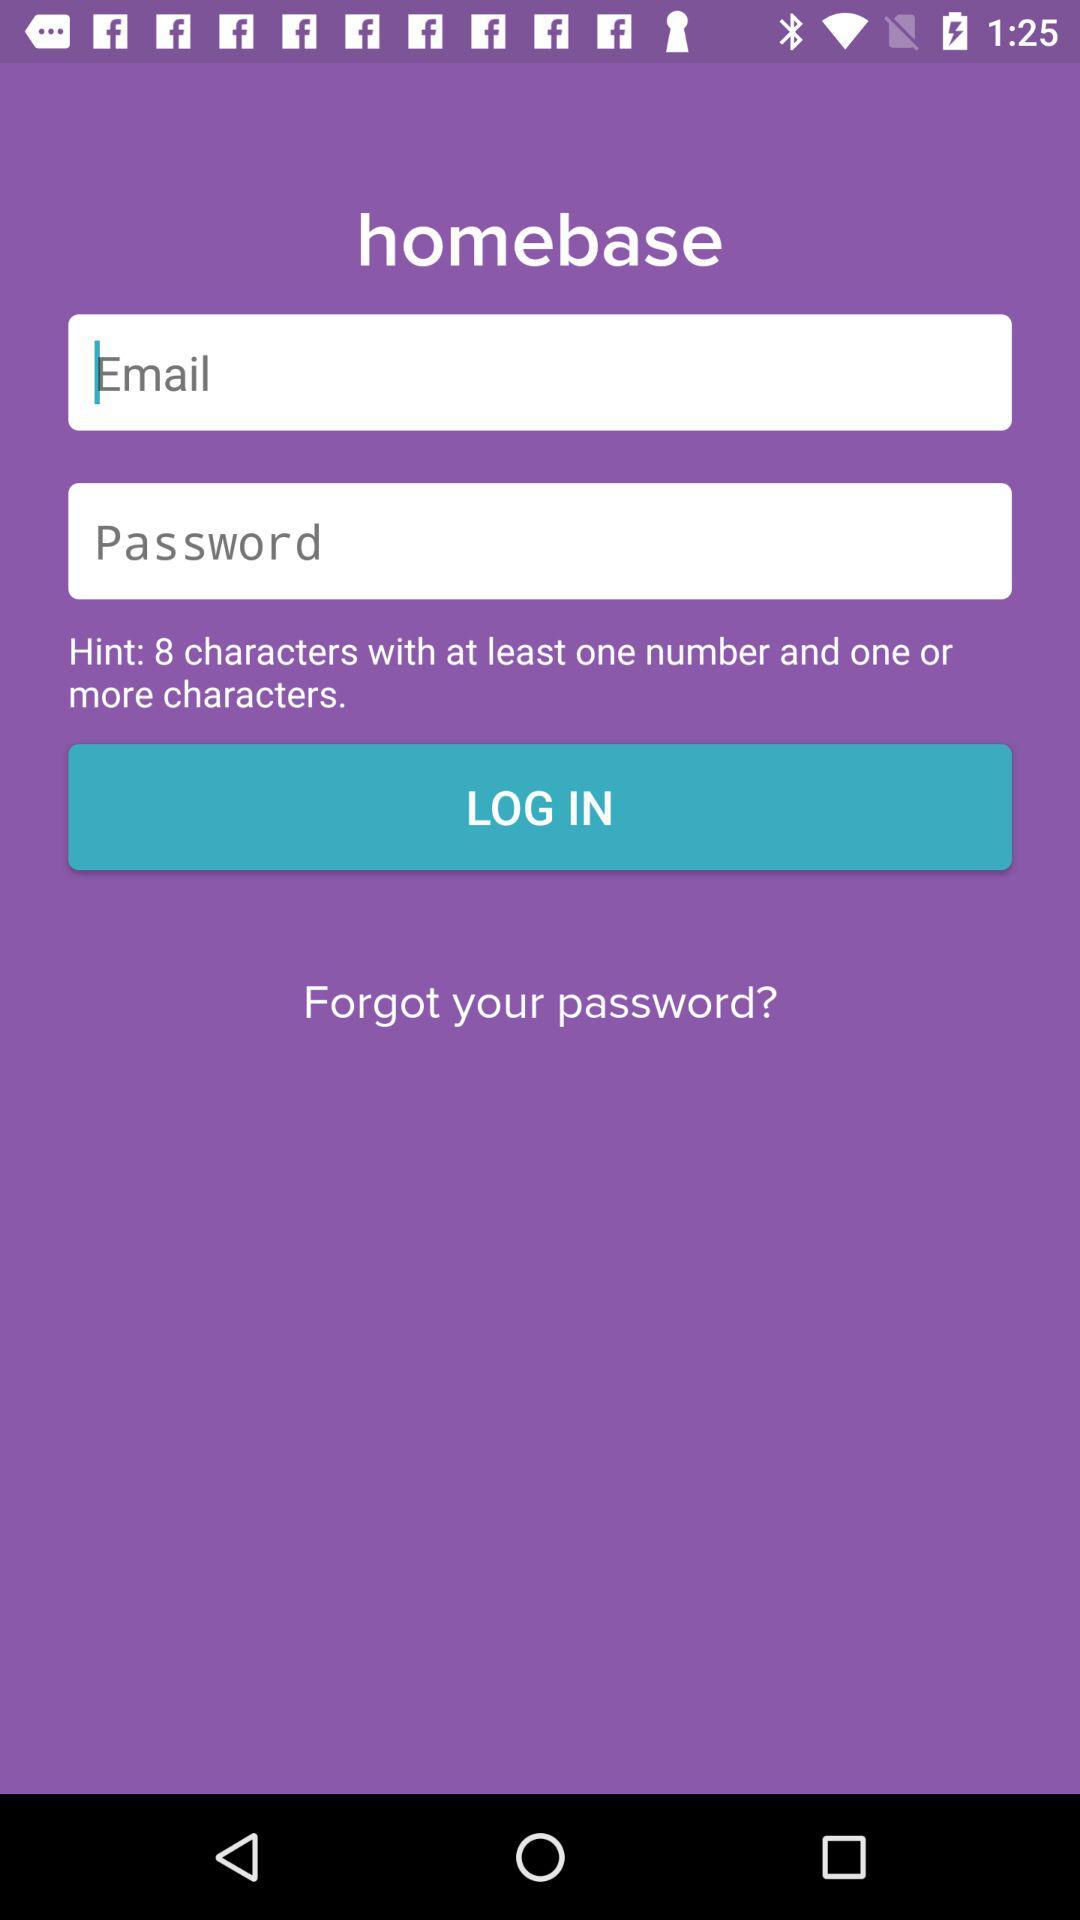  Describe the element at coordinates (540, 1003) in the screenshot. I see `the forgot your password? icon` at that location.